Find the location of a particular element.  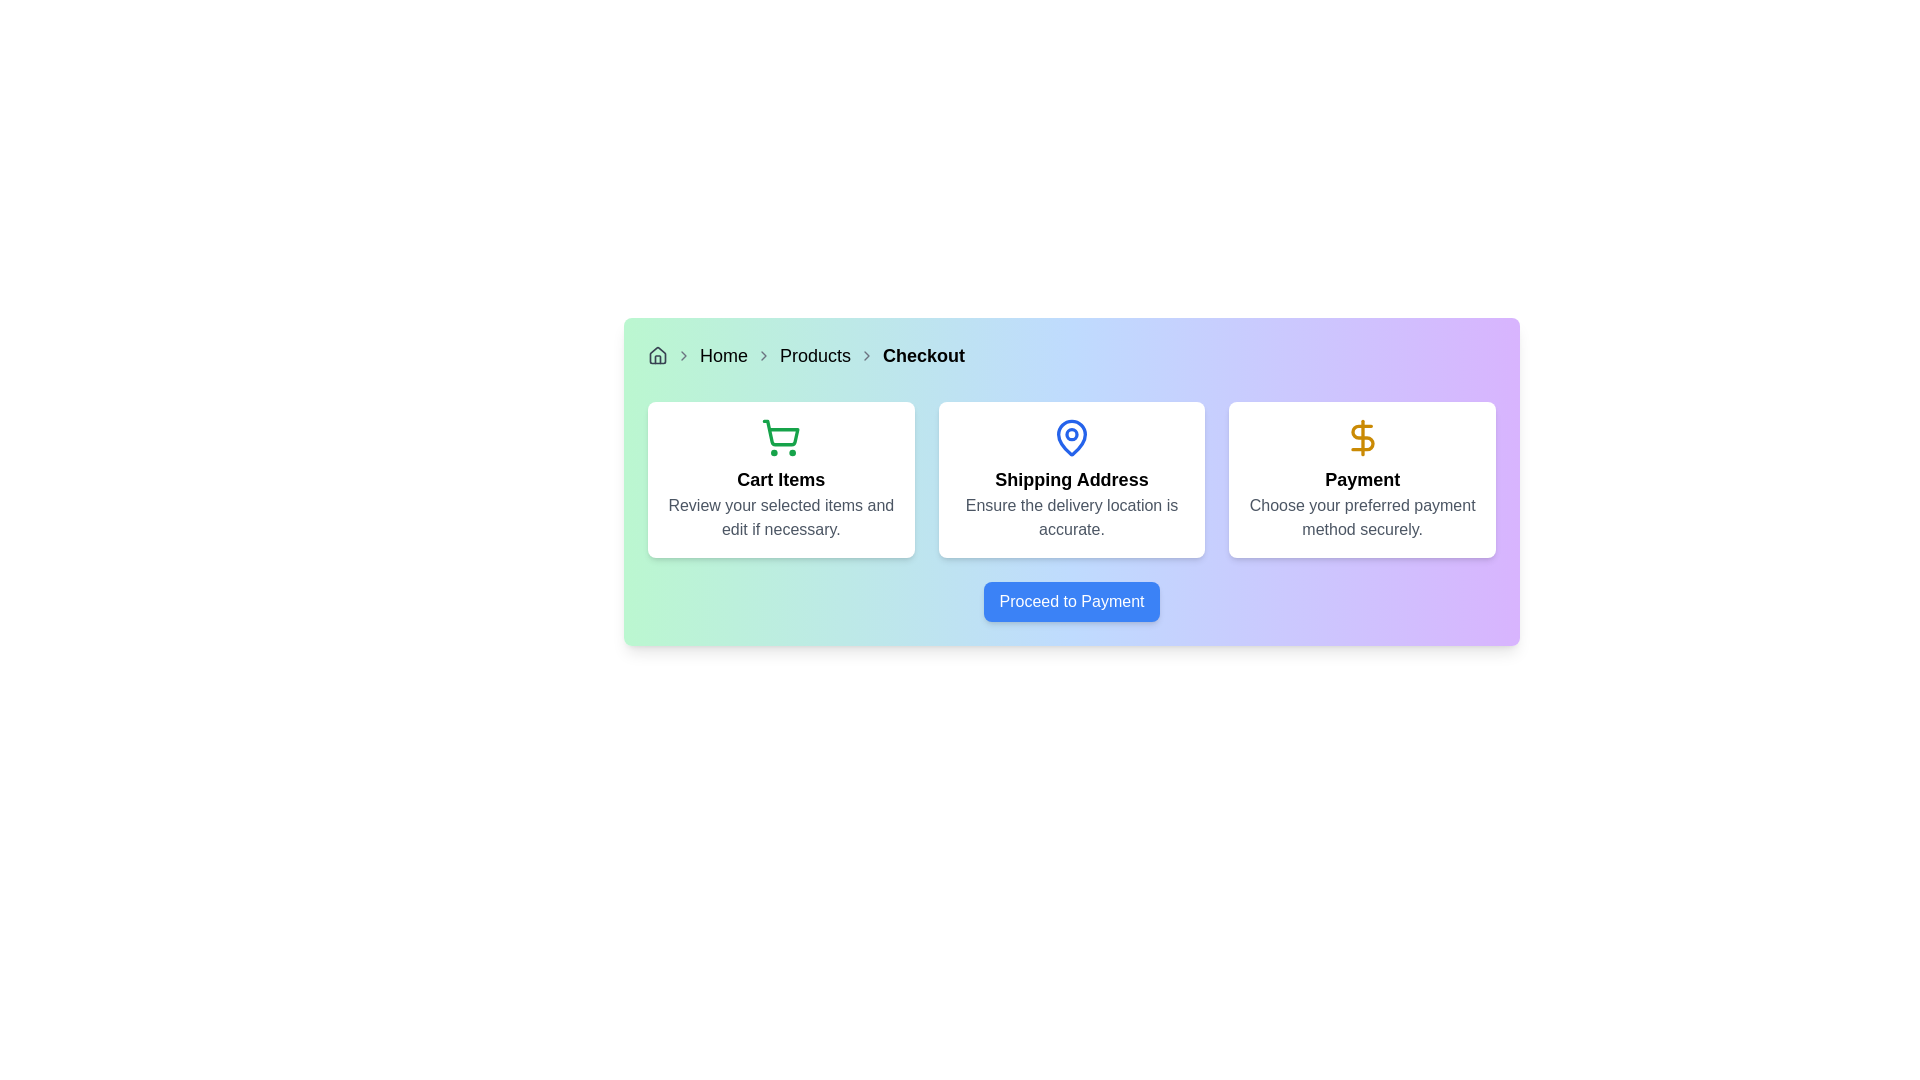

the Information Card, which is the third card in a three-column grid layout, located on the far-right, providing payment options and secure payment instructions is located at coordinates (1361, 479).